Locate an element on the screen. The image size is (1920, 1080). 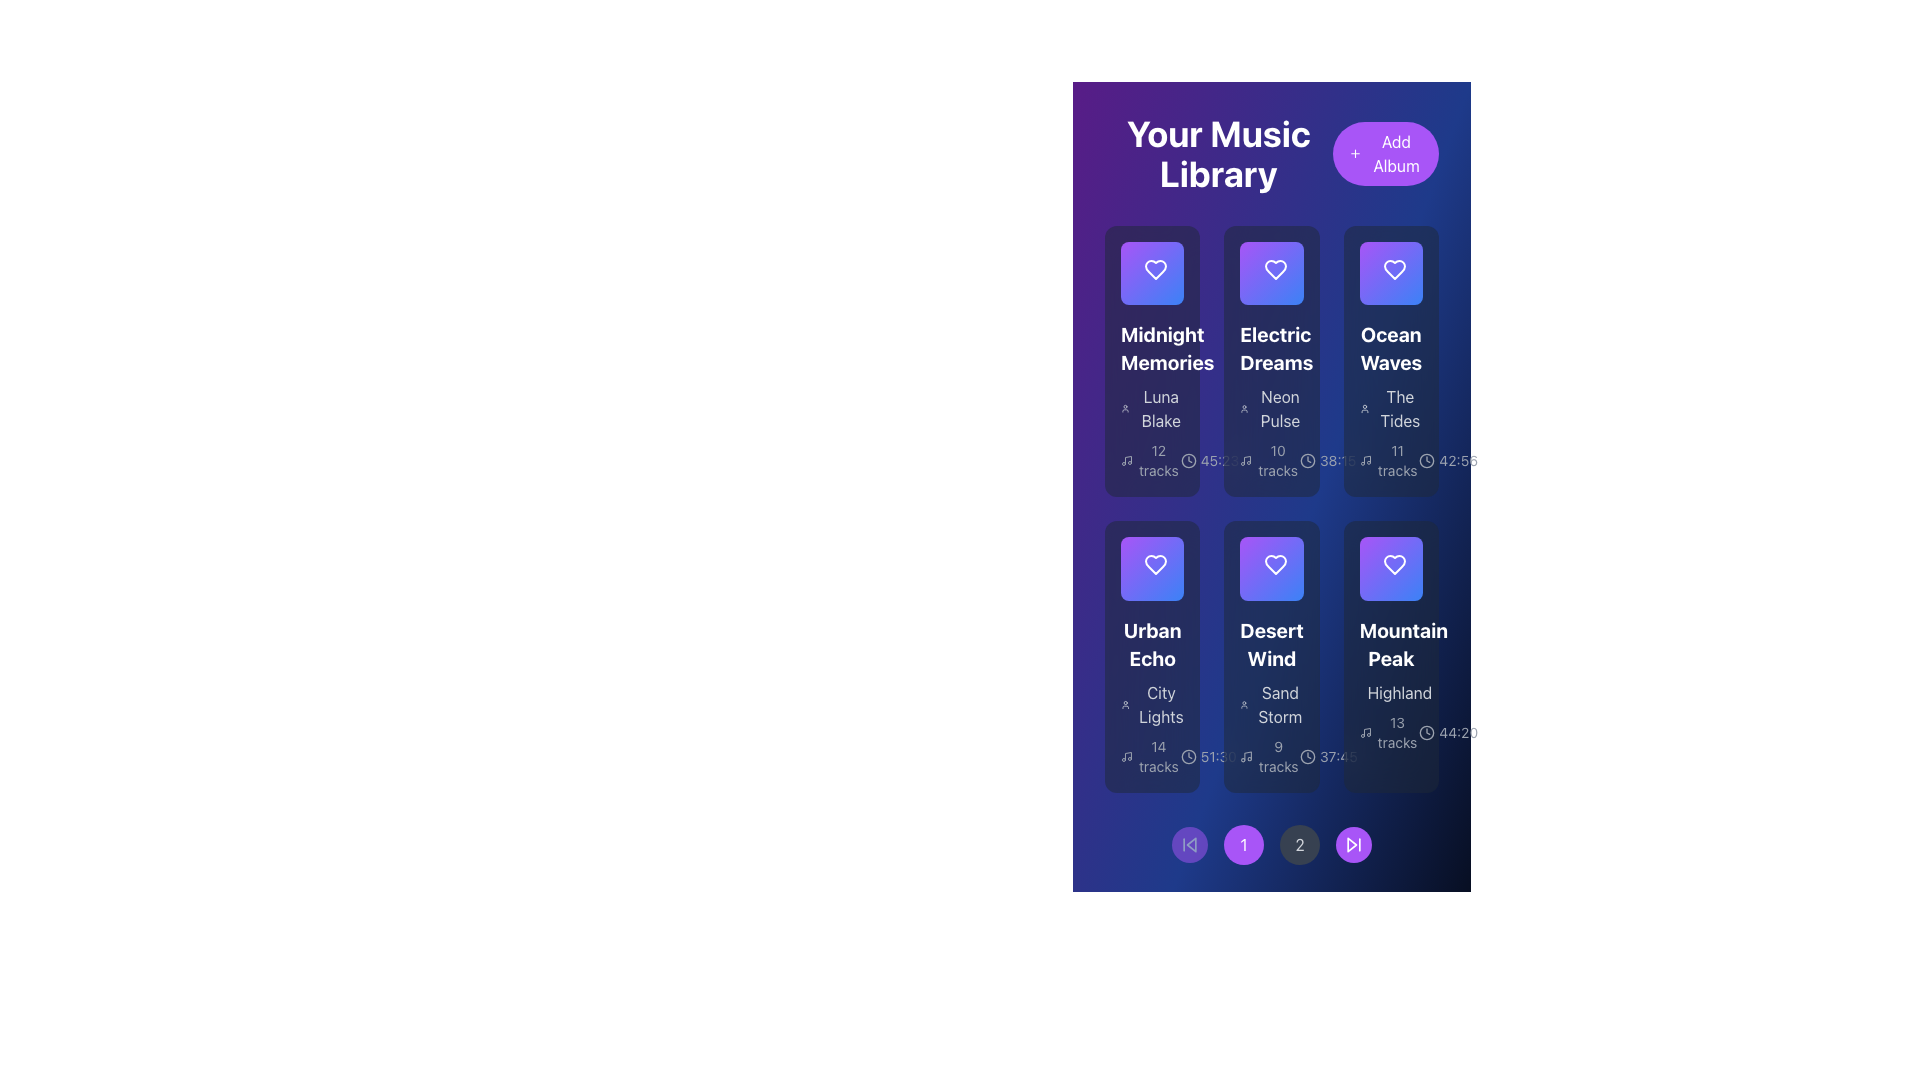
the favorite button for the 'Urban Echo' album located in the second row of the grid layout is located at coordinates (1156, 565).